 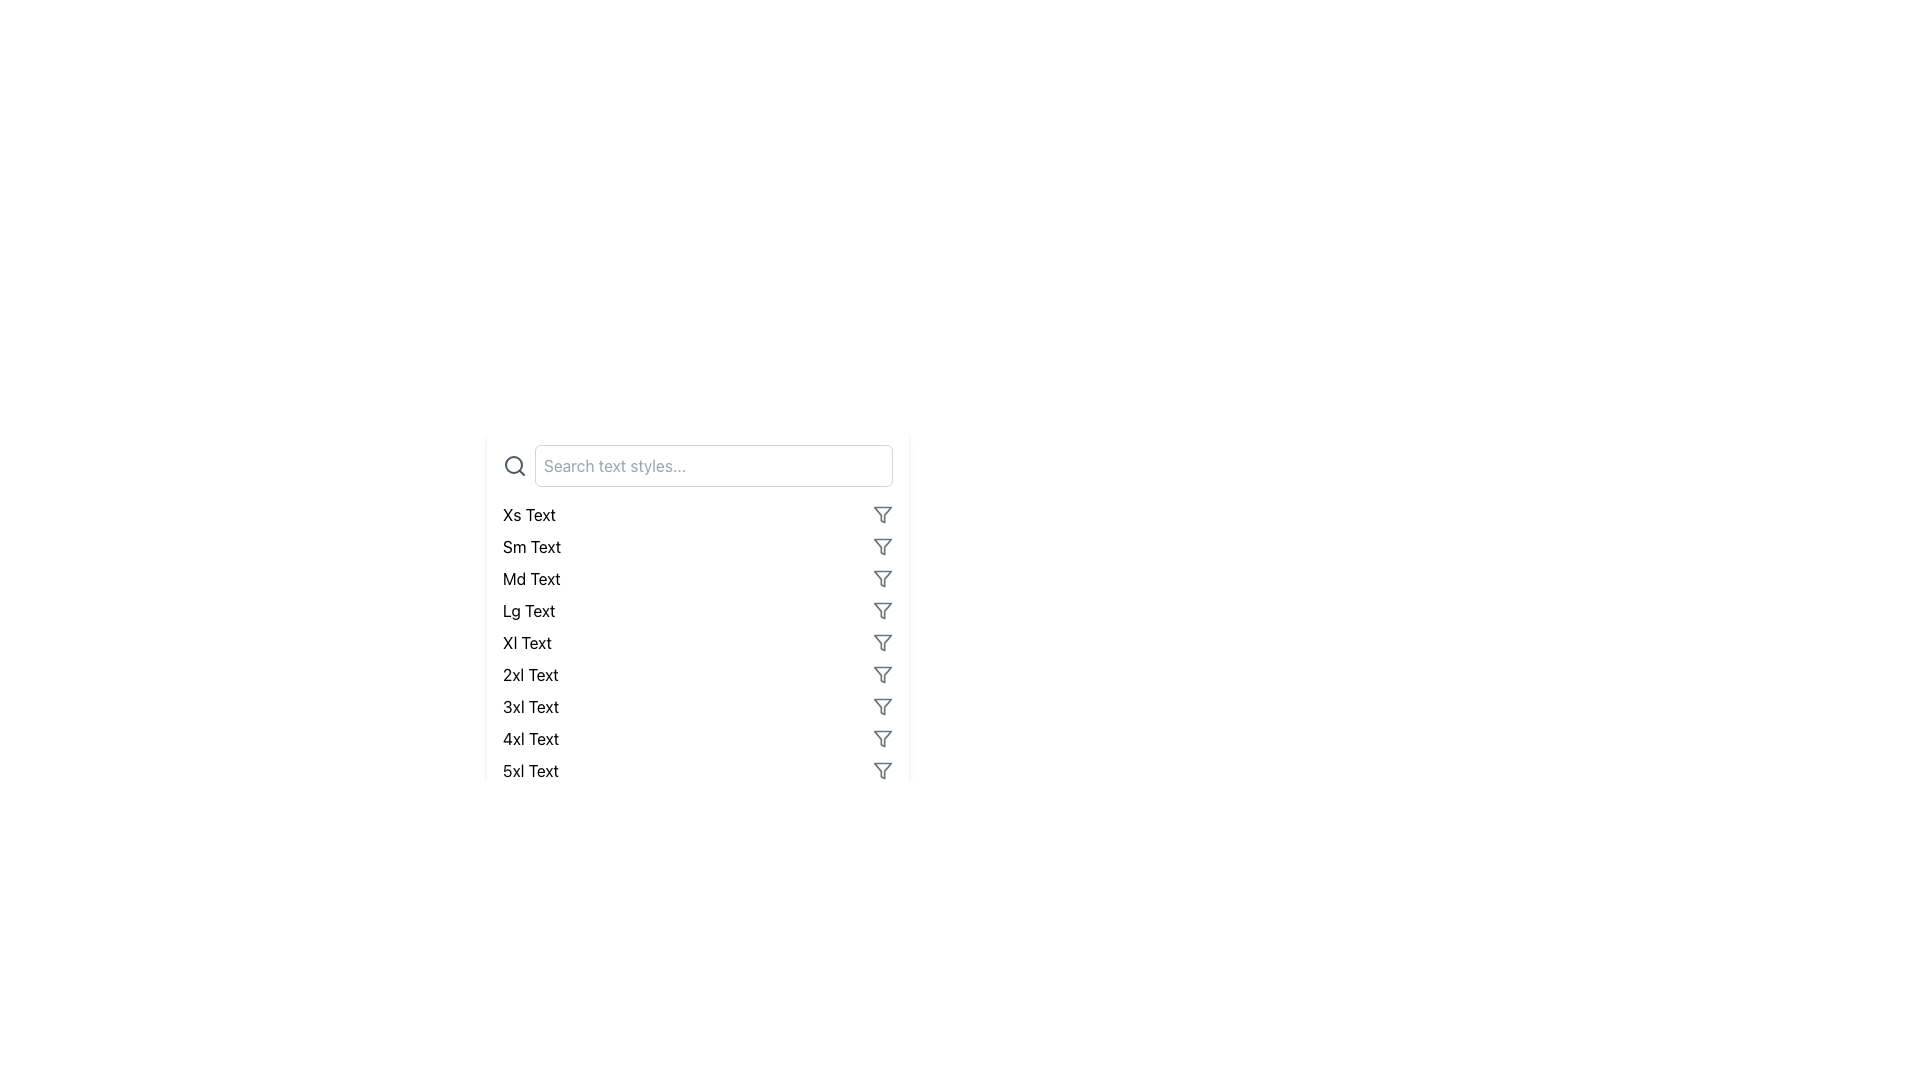 What do you see at coordinates (513, 465) in the screenshot?
I see `the circular component of the search icon located next to the input field, positioned within an SVG graphic` at bounding box center [513, 465].